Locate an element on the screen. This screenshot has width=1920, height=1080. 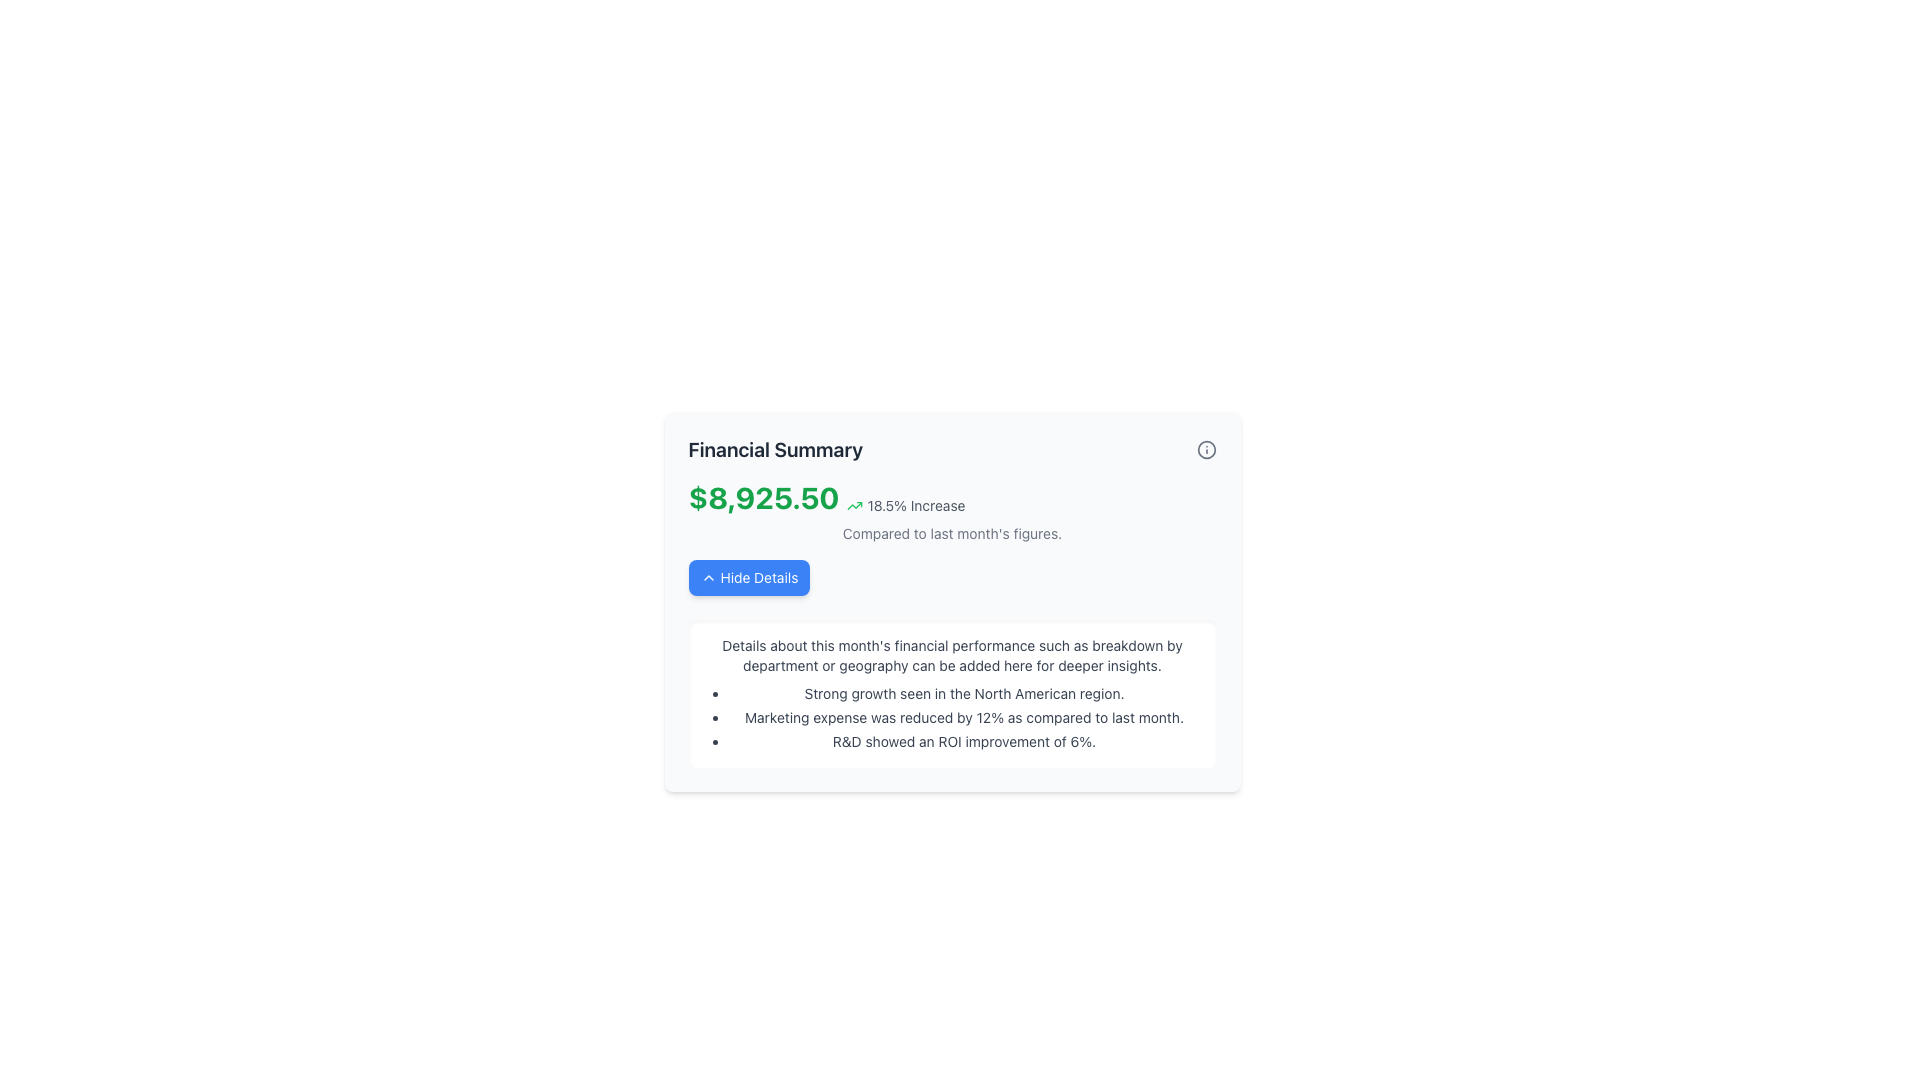
the green upward trend arrow icon with the text '18.5% Increase' located in the 'Financial Summary' section is located at coordinates (905, 504).